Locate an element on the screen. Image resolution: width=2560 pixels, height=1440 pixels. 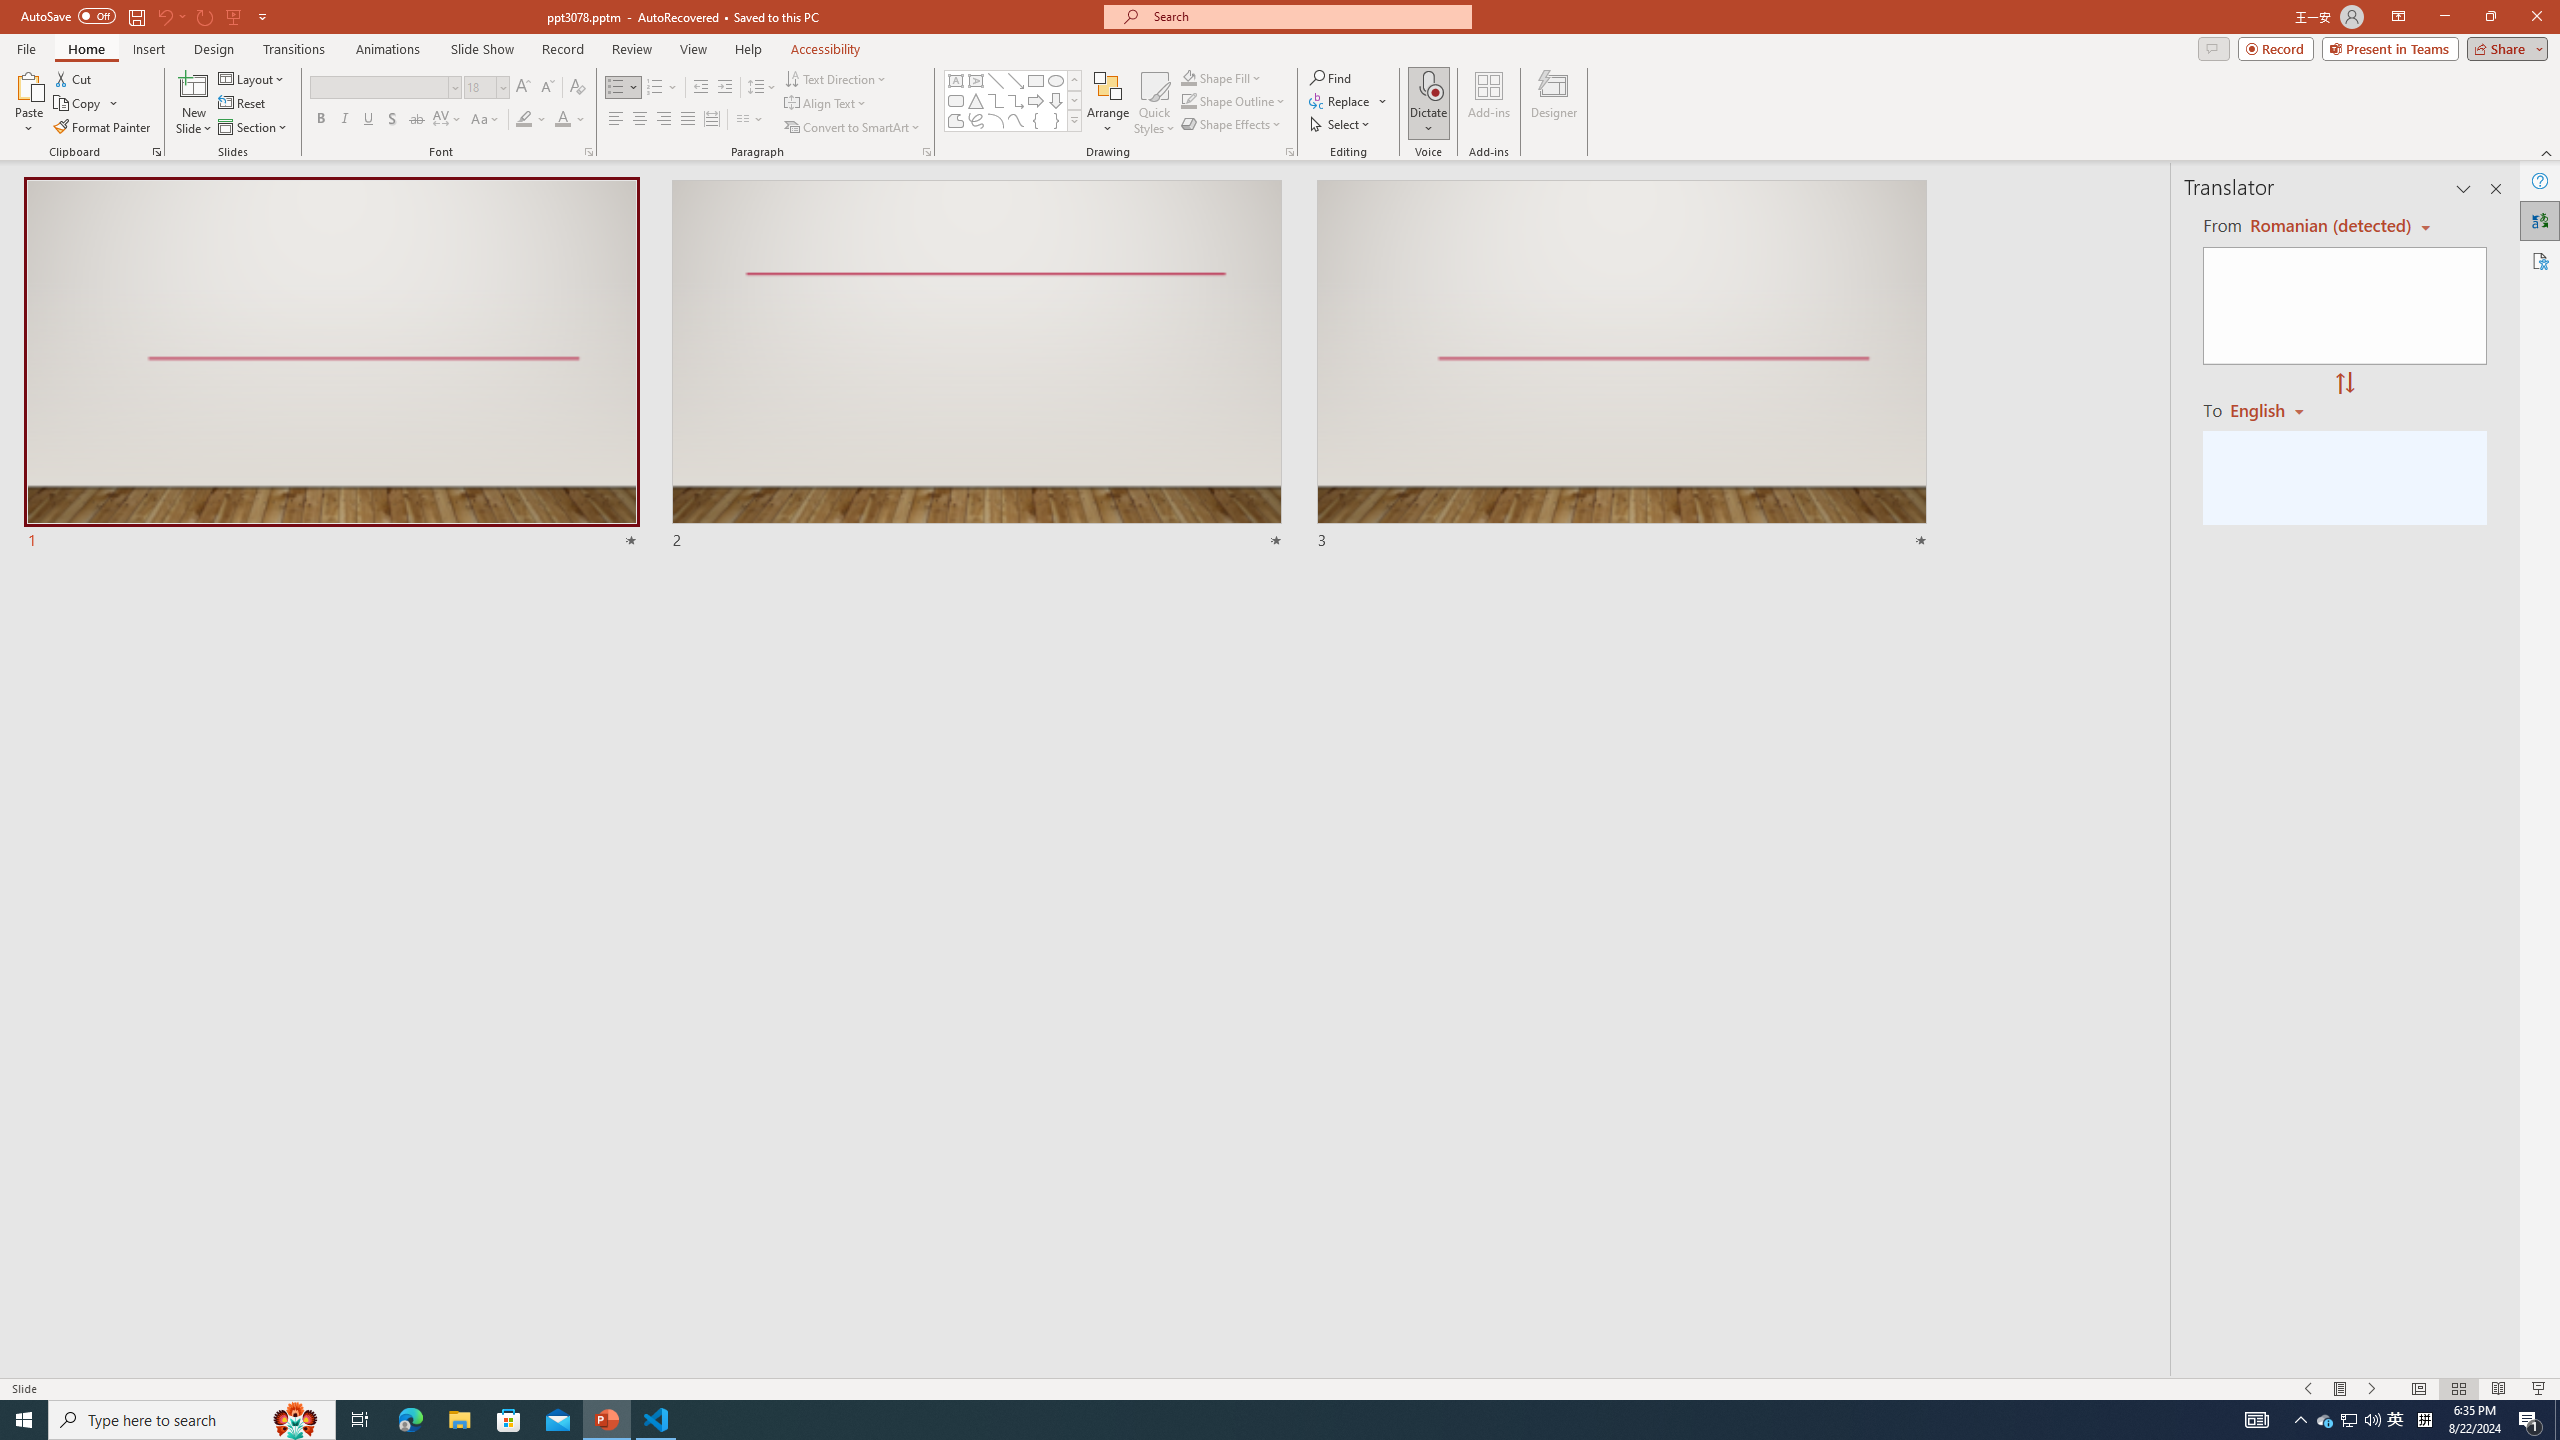
'Shape Effects' is located at coordinates (1231, 122).